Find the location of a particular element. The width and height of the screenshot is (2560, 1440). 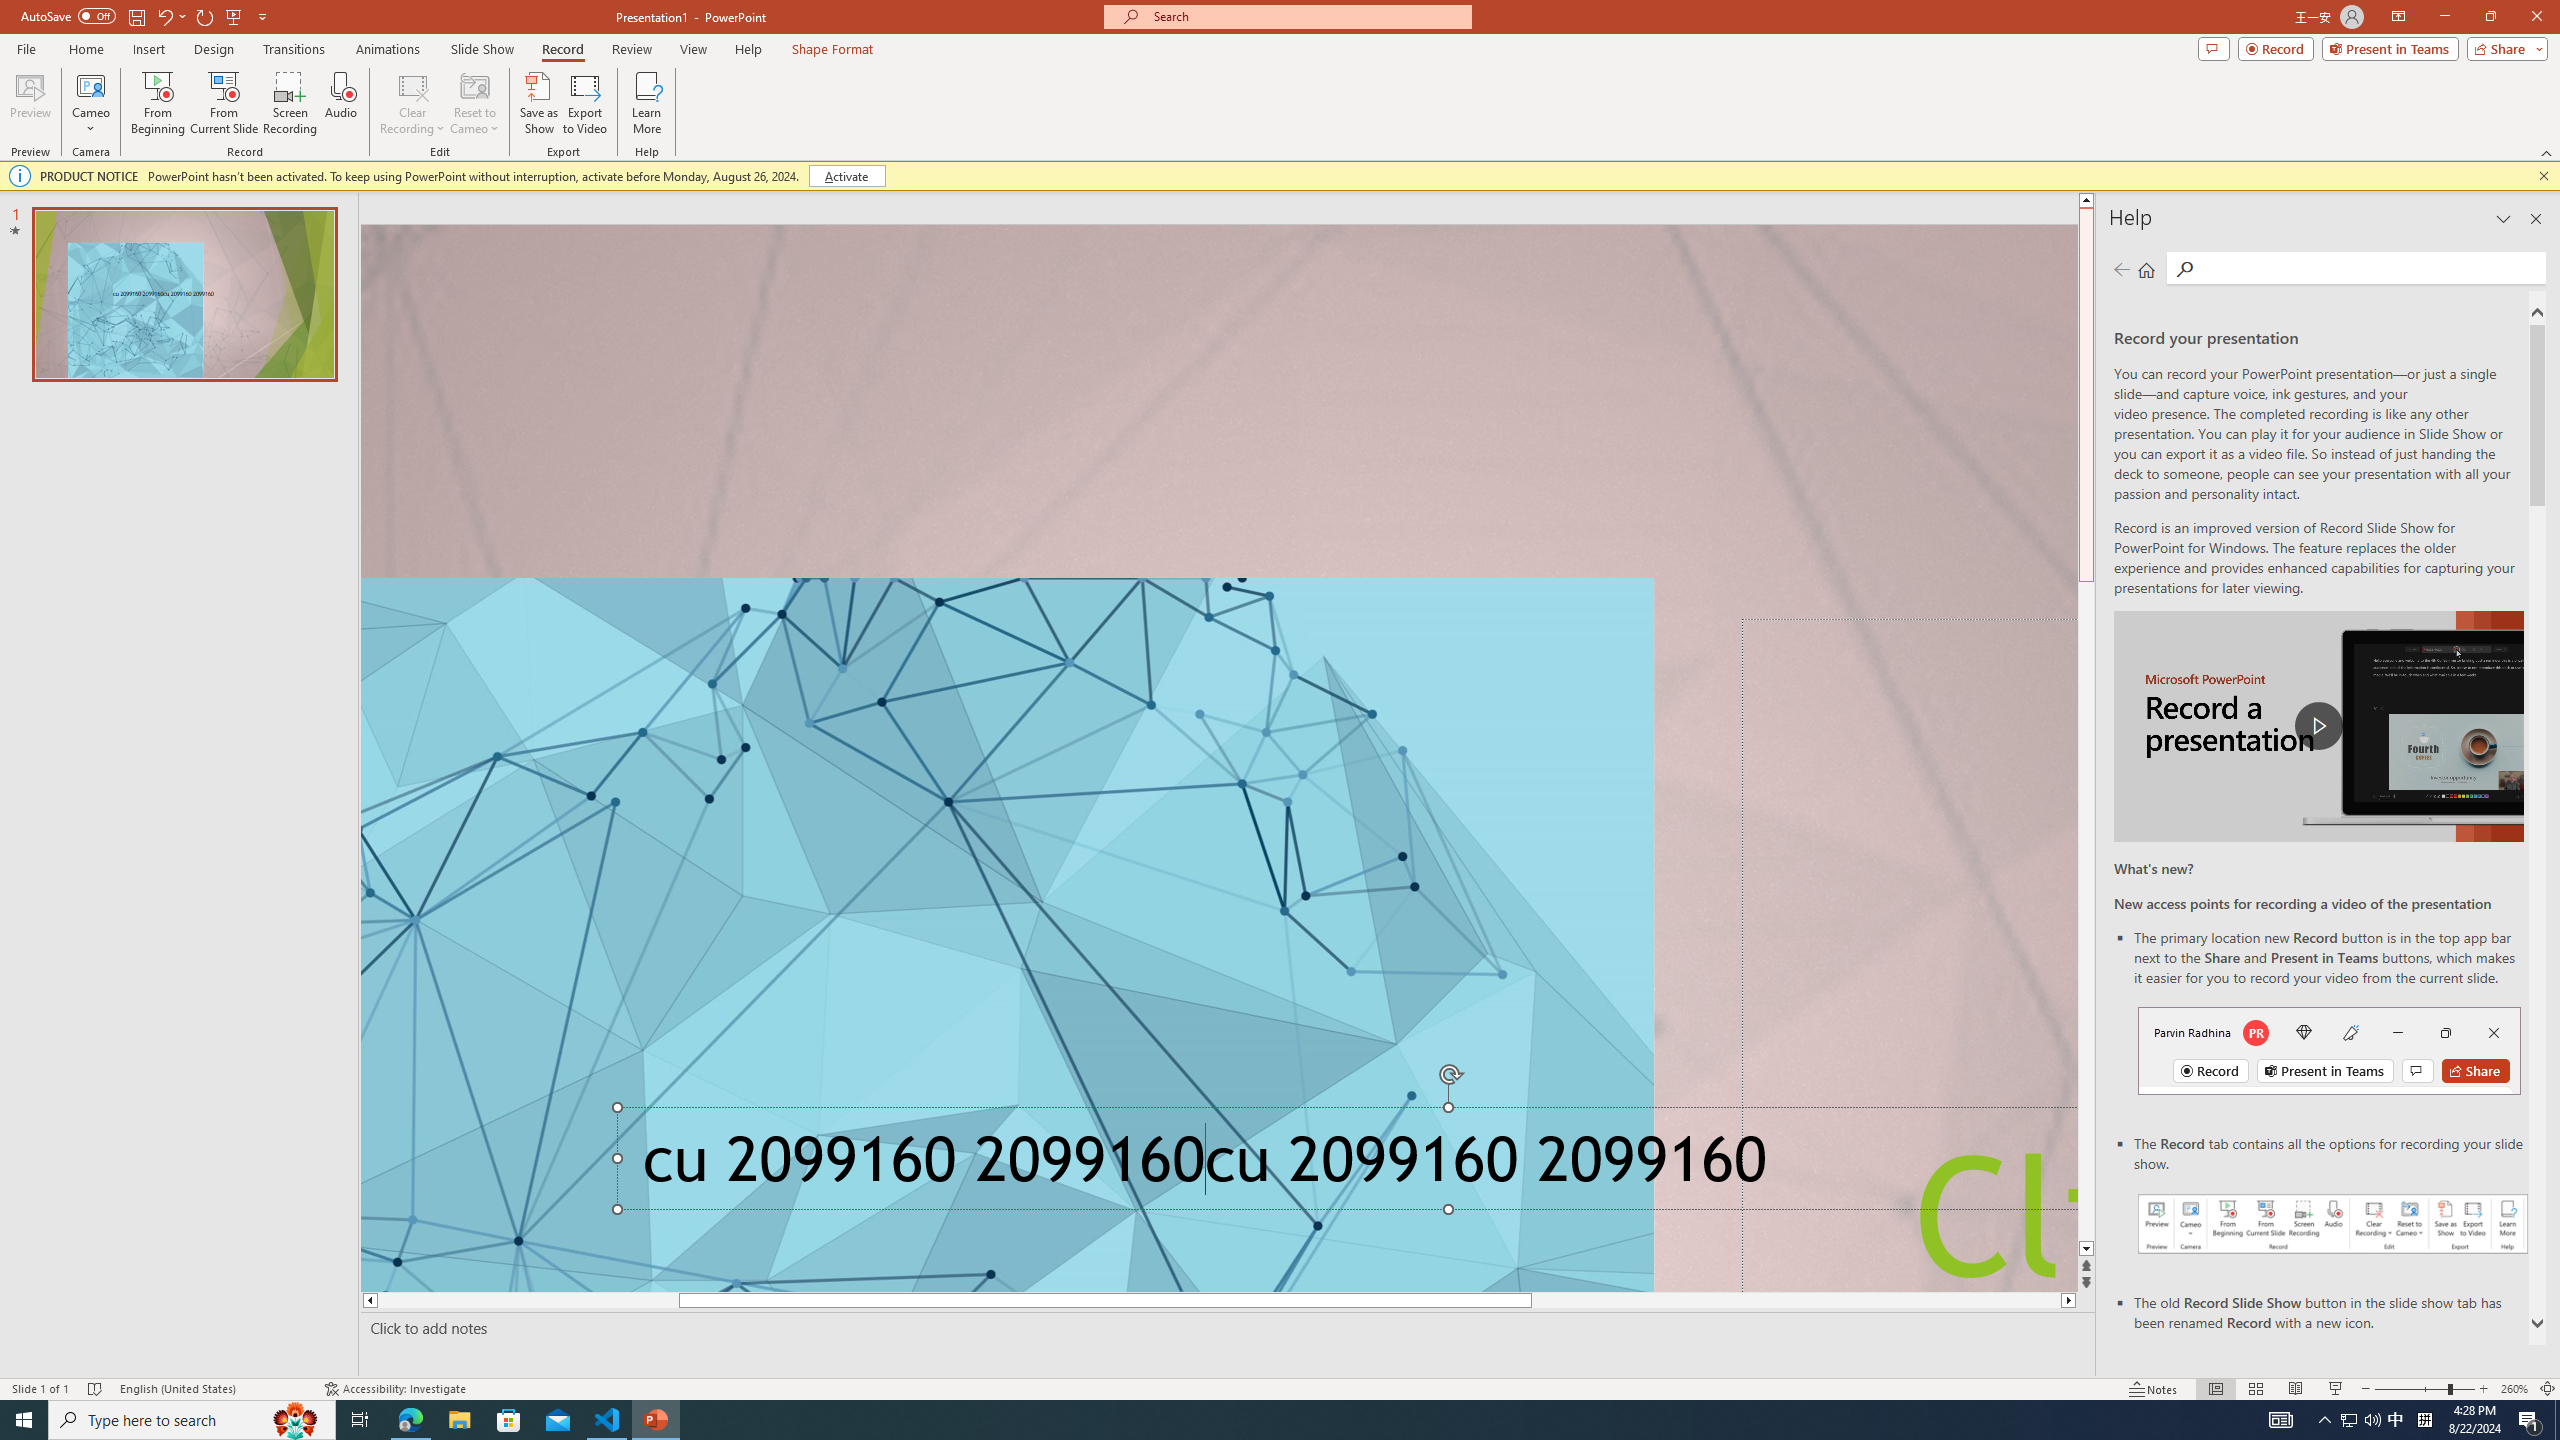

'Activate' is located at coordinates (847, 176).